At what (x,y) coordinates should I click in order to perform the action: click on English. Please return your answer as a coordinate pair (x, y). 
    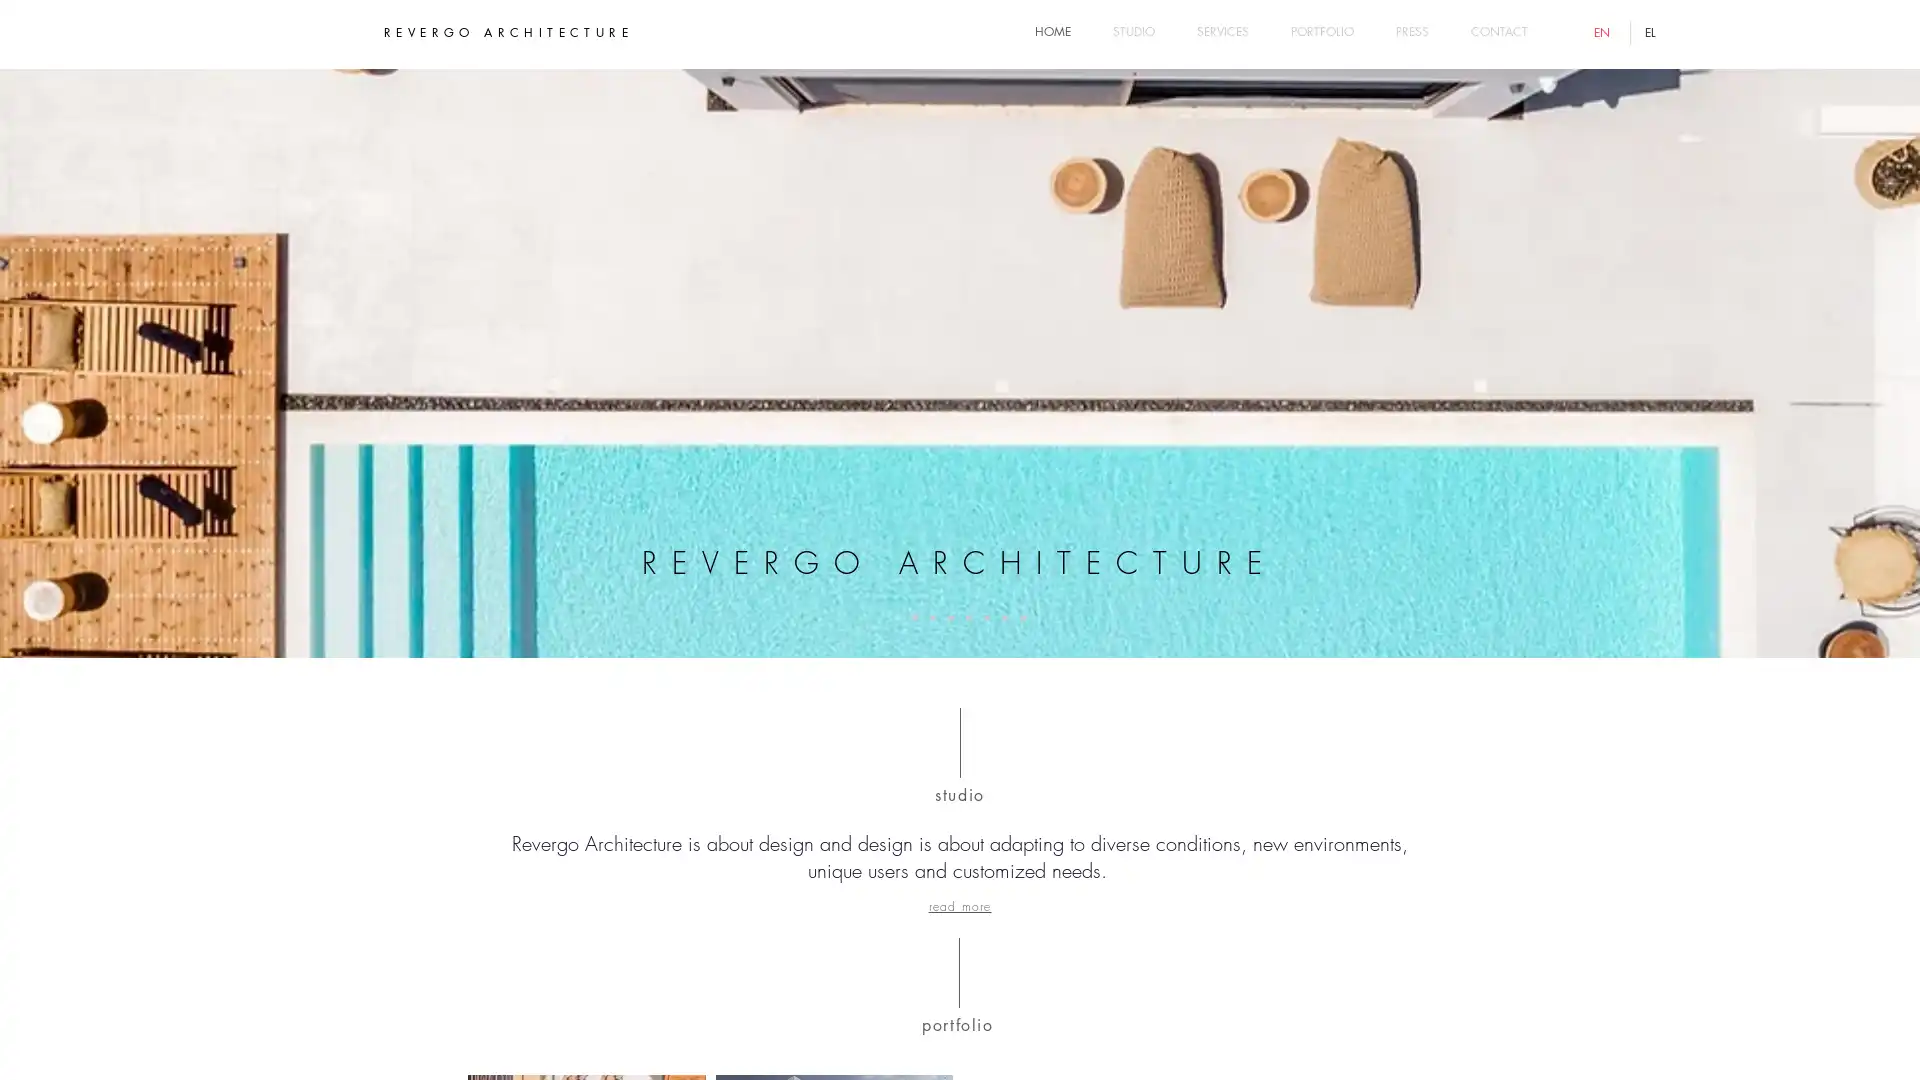
    Looking at the image, I should click on (1604, 33).